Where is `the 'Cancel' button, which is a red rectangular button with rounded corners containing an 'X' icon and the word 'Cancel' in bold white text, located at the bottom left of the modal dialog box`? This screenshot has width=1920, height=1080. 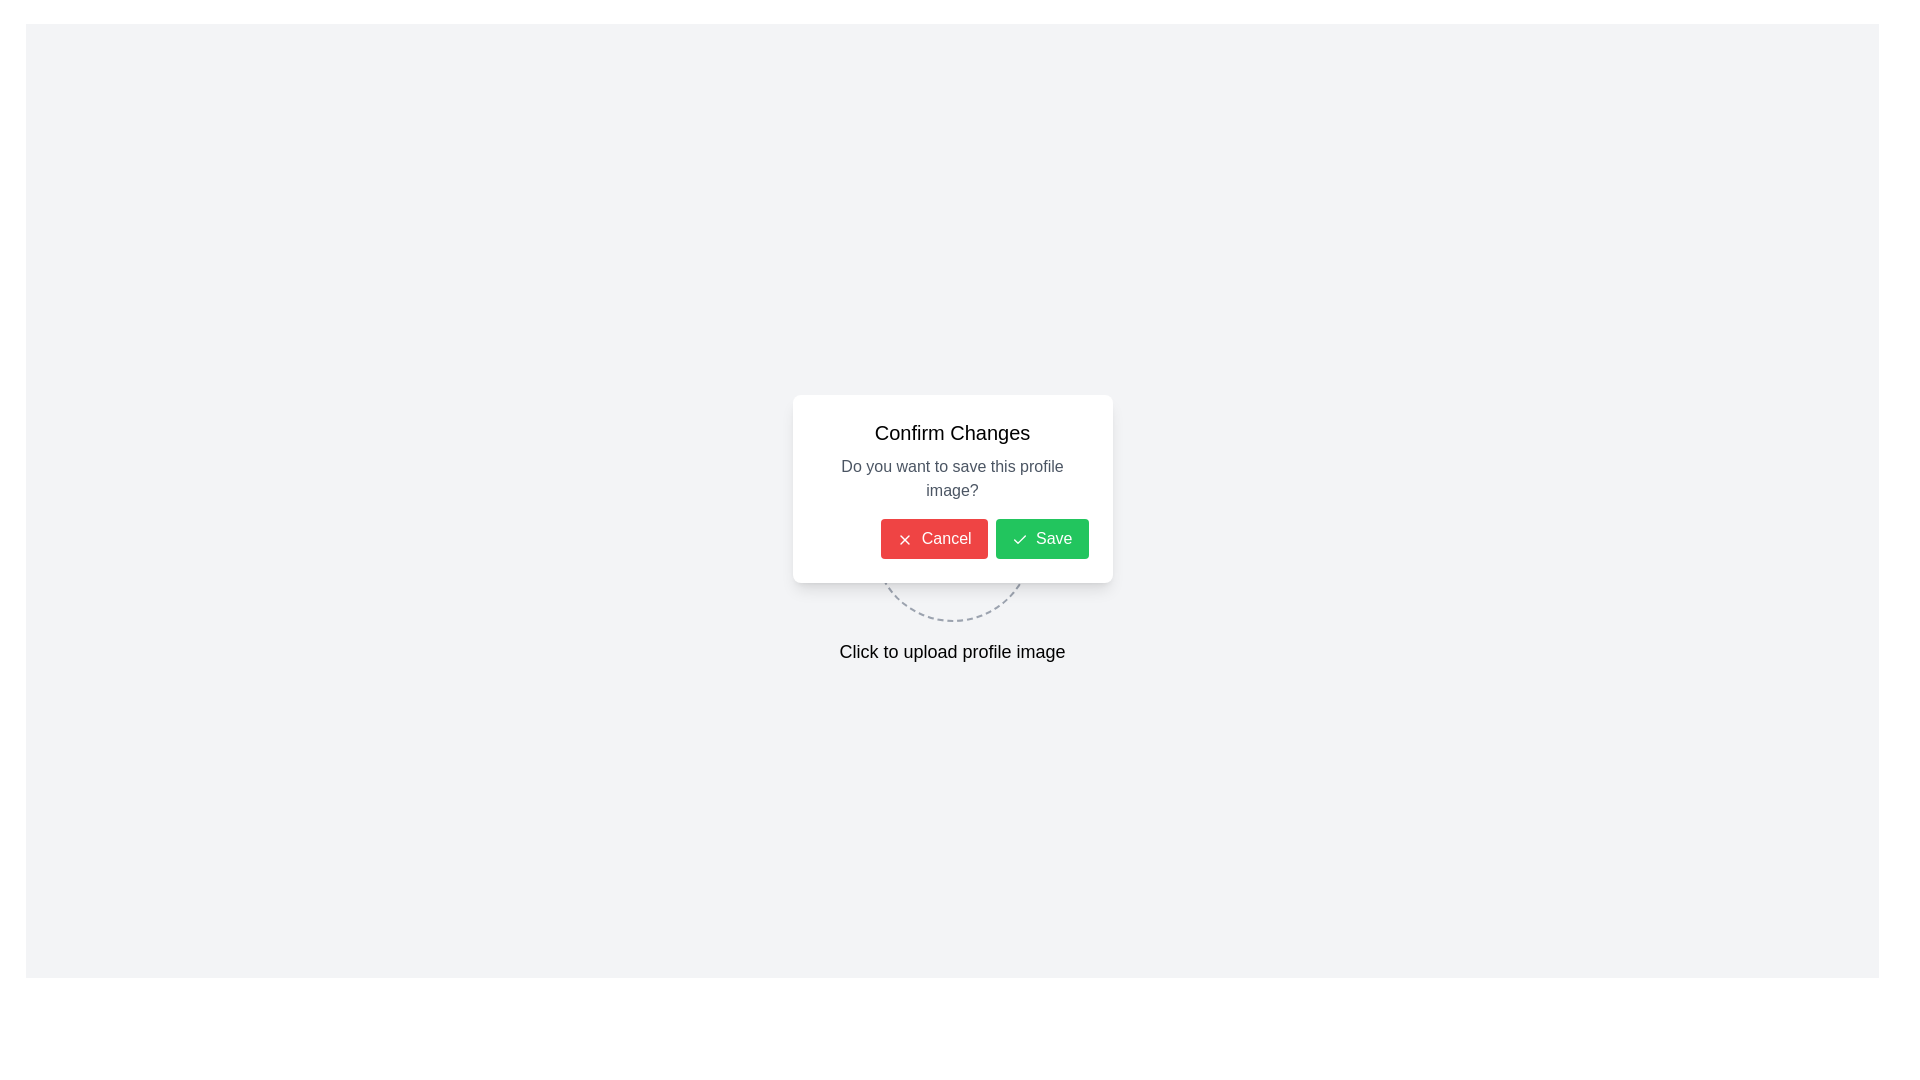
the 'Cancel' button, which is a red rectangular button with rounded corners containing an 'X' icon and the word 'Cancel' in bold white text, located at the bottom left of the modal dialog box is located at coordinates (933, 538).